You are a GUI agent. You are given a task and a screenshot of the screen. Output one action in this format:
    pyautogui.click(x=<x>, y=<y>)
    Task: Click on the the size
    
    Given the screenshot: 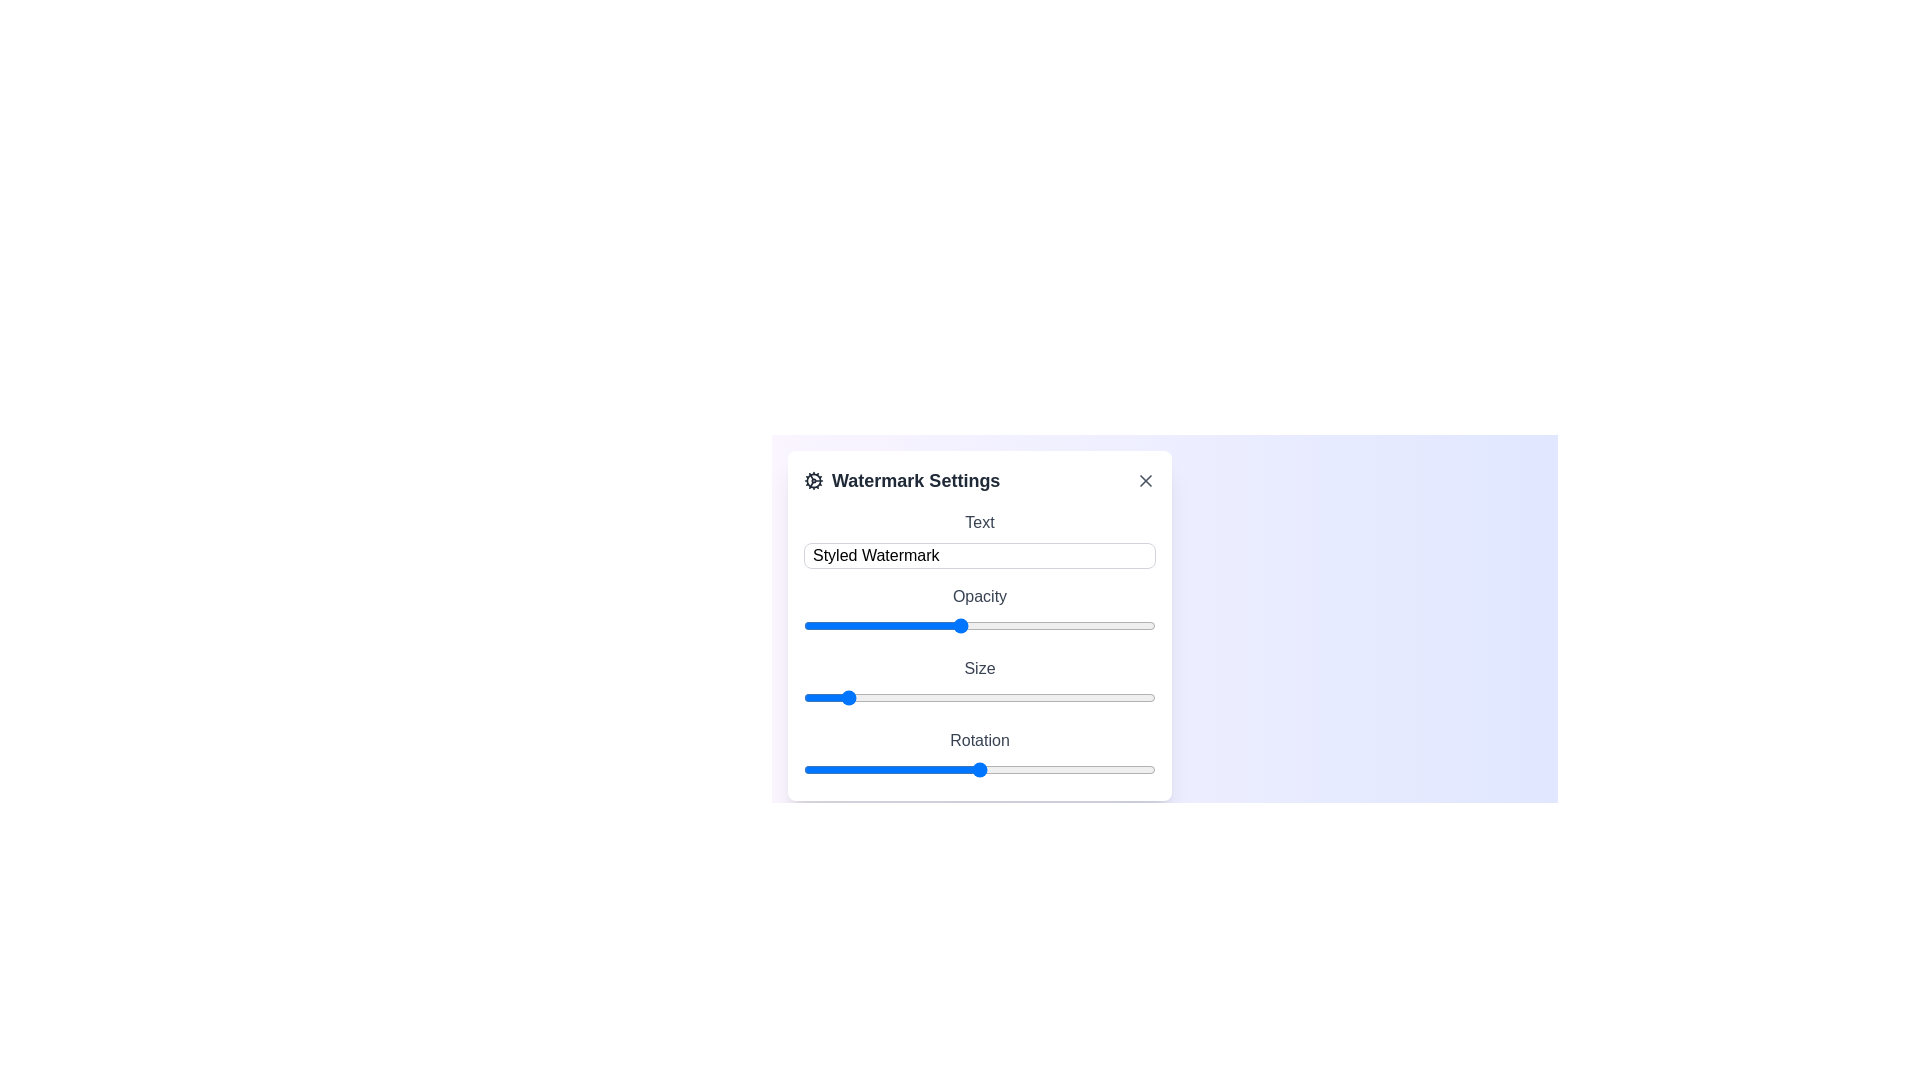 What is the action you would take?
    pyautogui.click(x=891, y=697)
    